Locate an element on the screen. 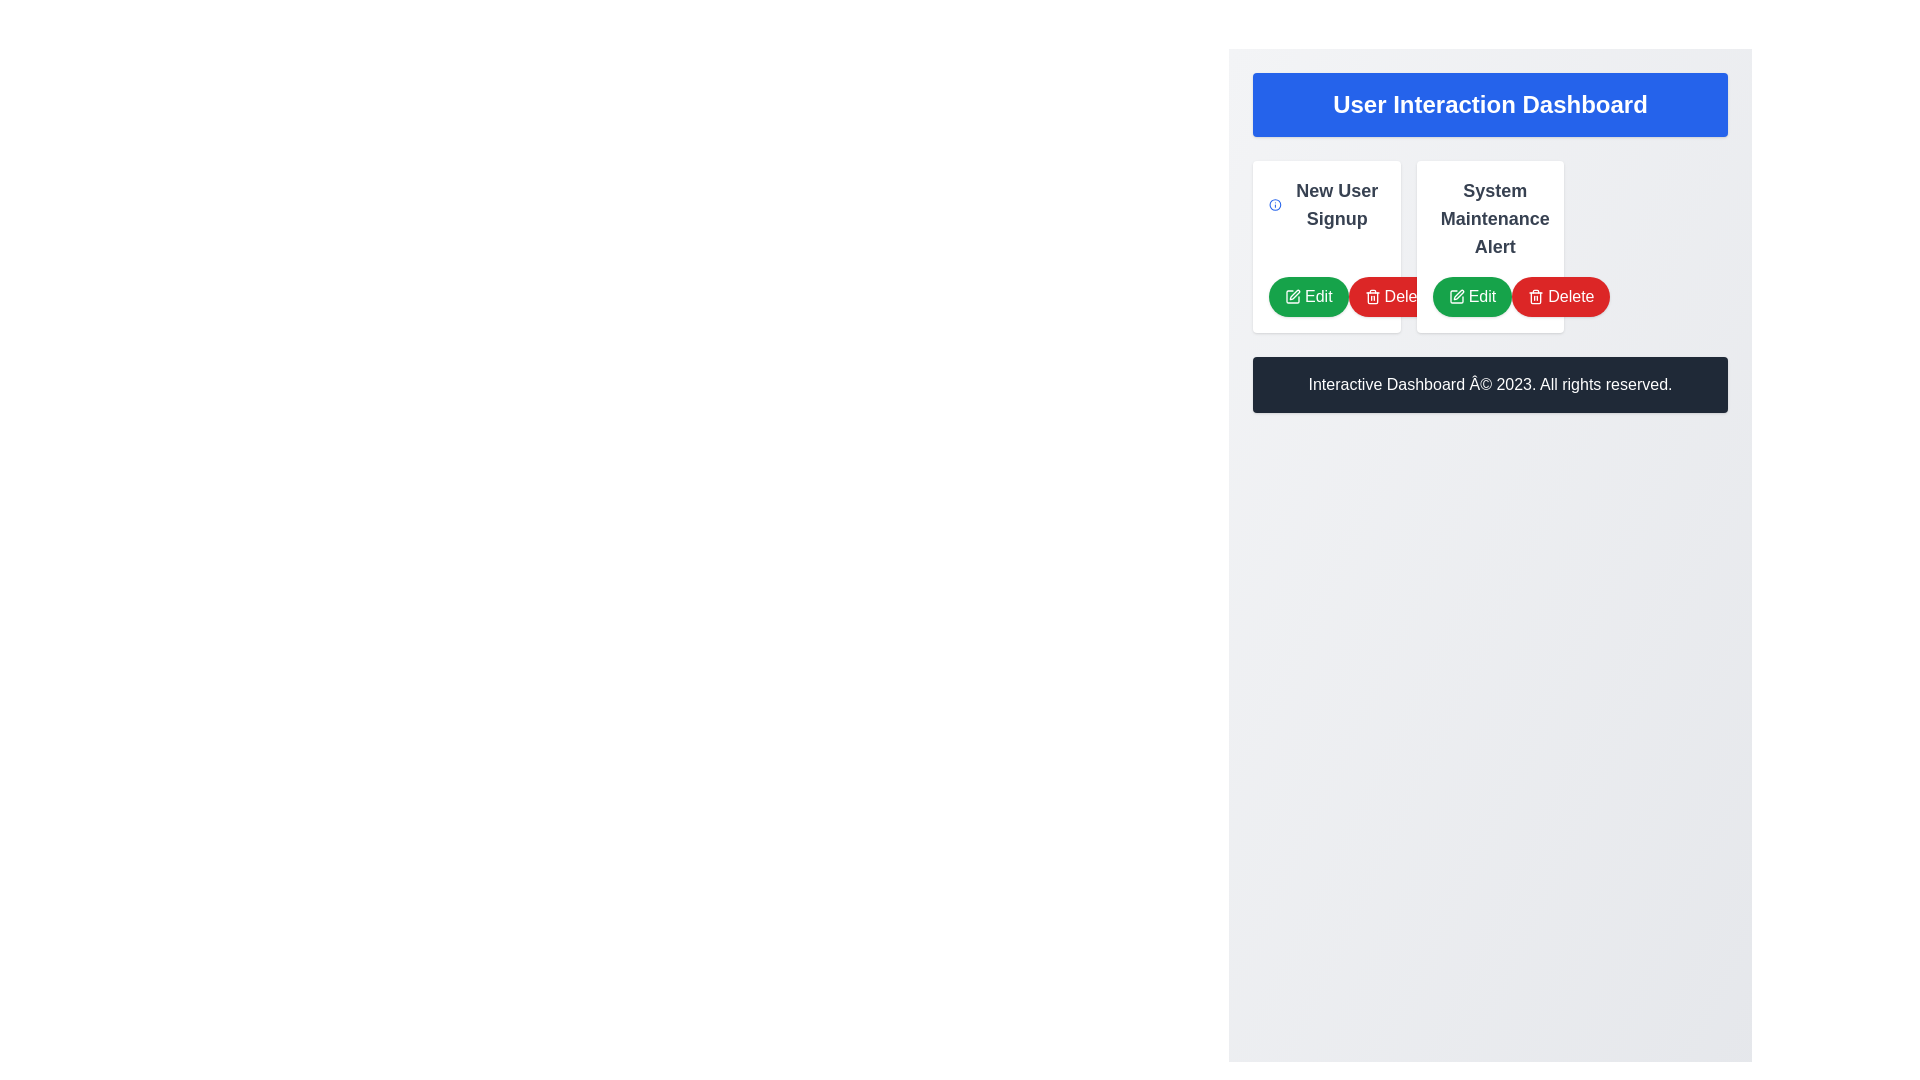 The height and width of the screenshot is (1080, 1920). the green 'Edit' button with a pen icon located in the 'System Maintenance Alert' panel to observe its visual change indicating interactivity is located at coordinates (1472, 297).